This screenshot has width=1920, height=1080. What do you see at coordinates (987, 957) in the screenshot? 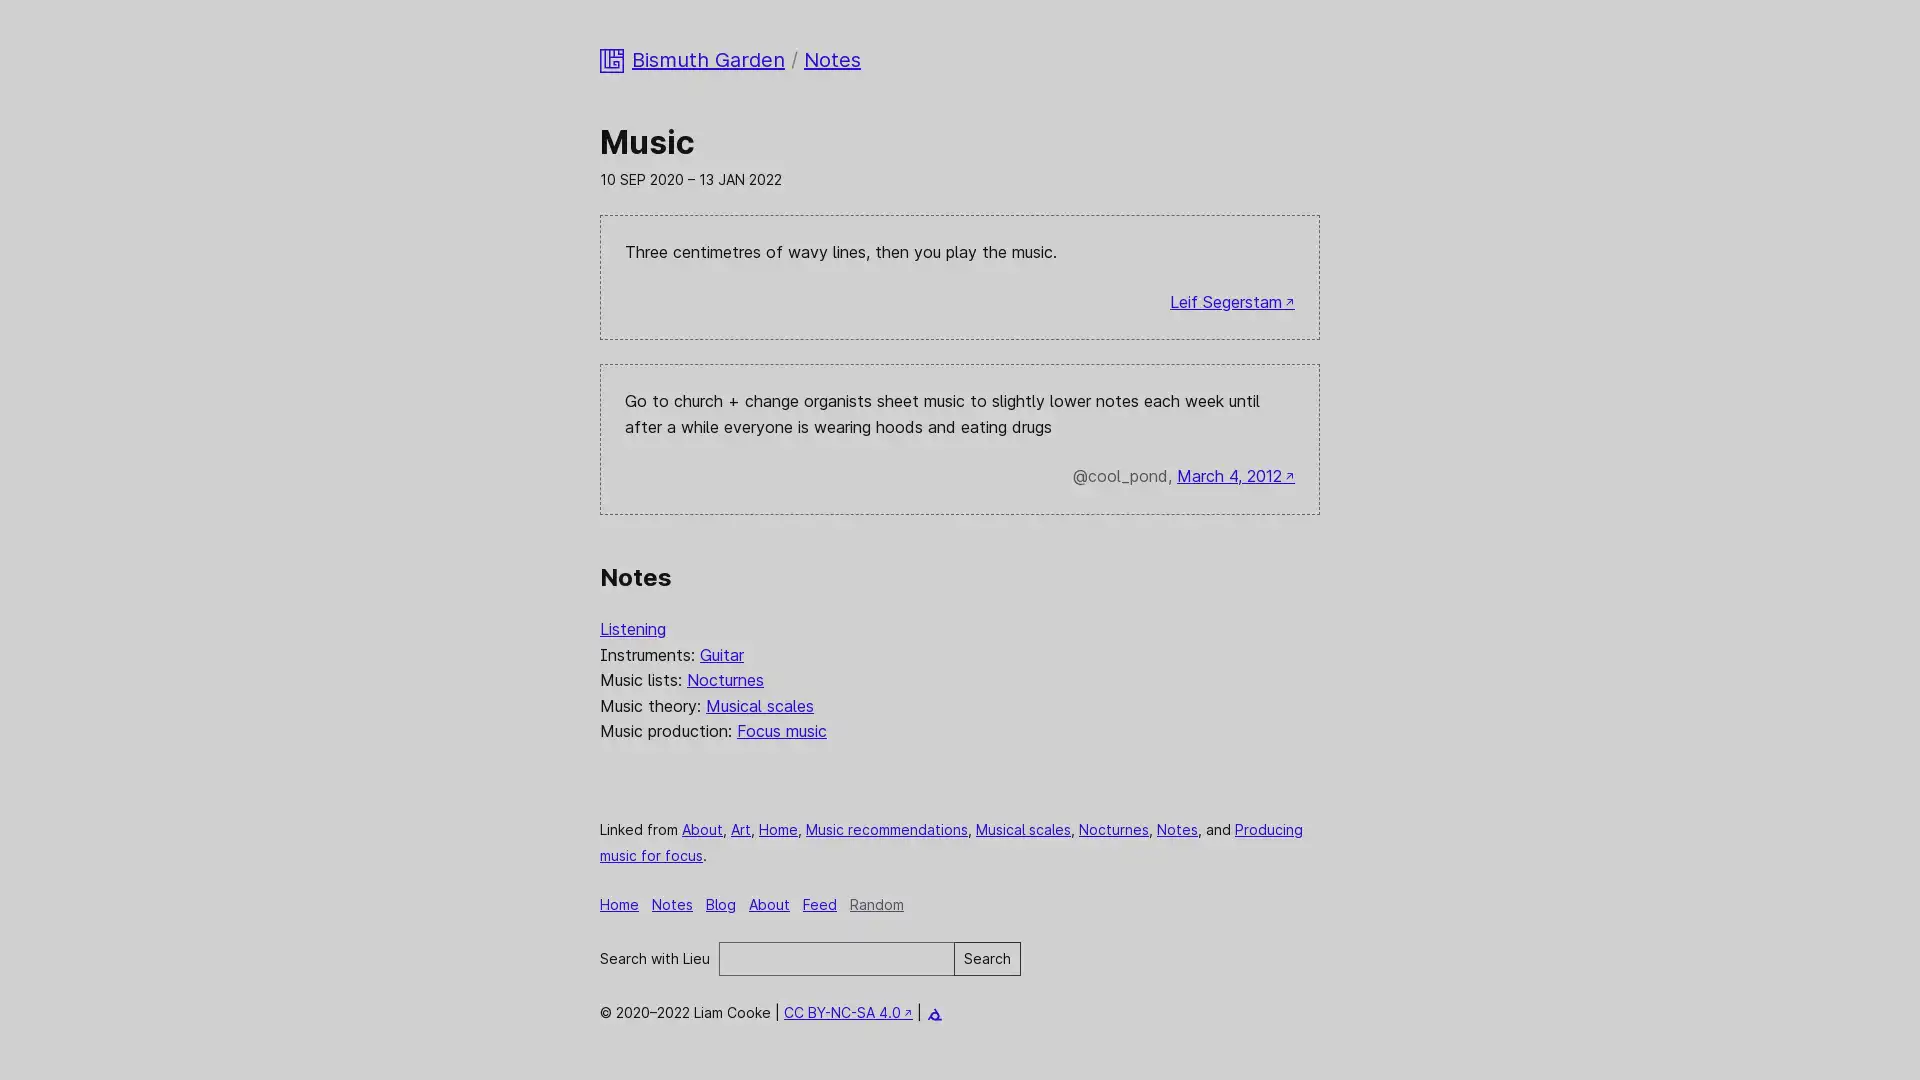
I see `Search` at bounding box center [987, 957].